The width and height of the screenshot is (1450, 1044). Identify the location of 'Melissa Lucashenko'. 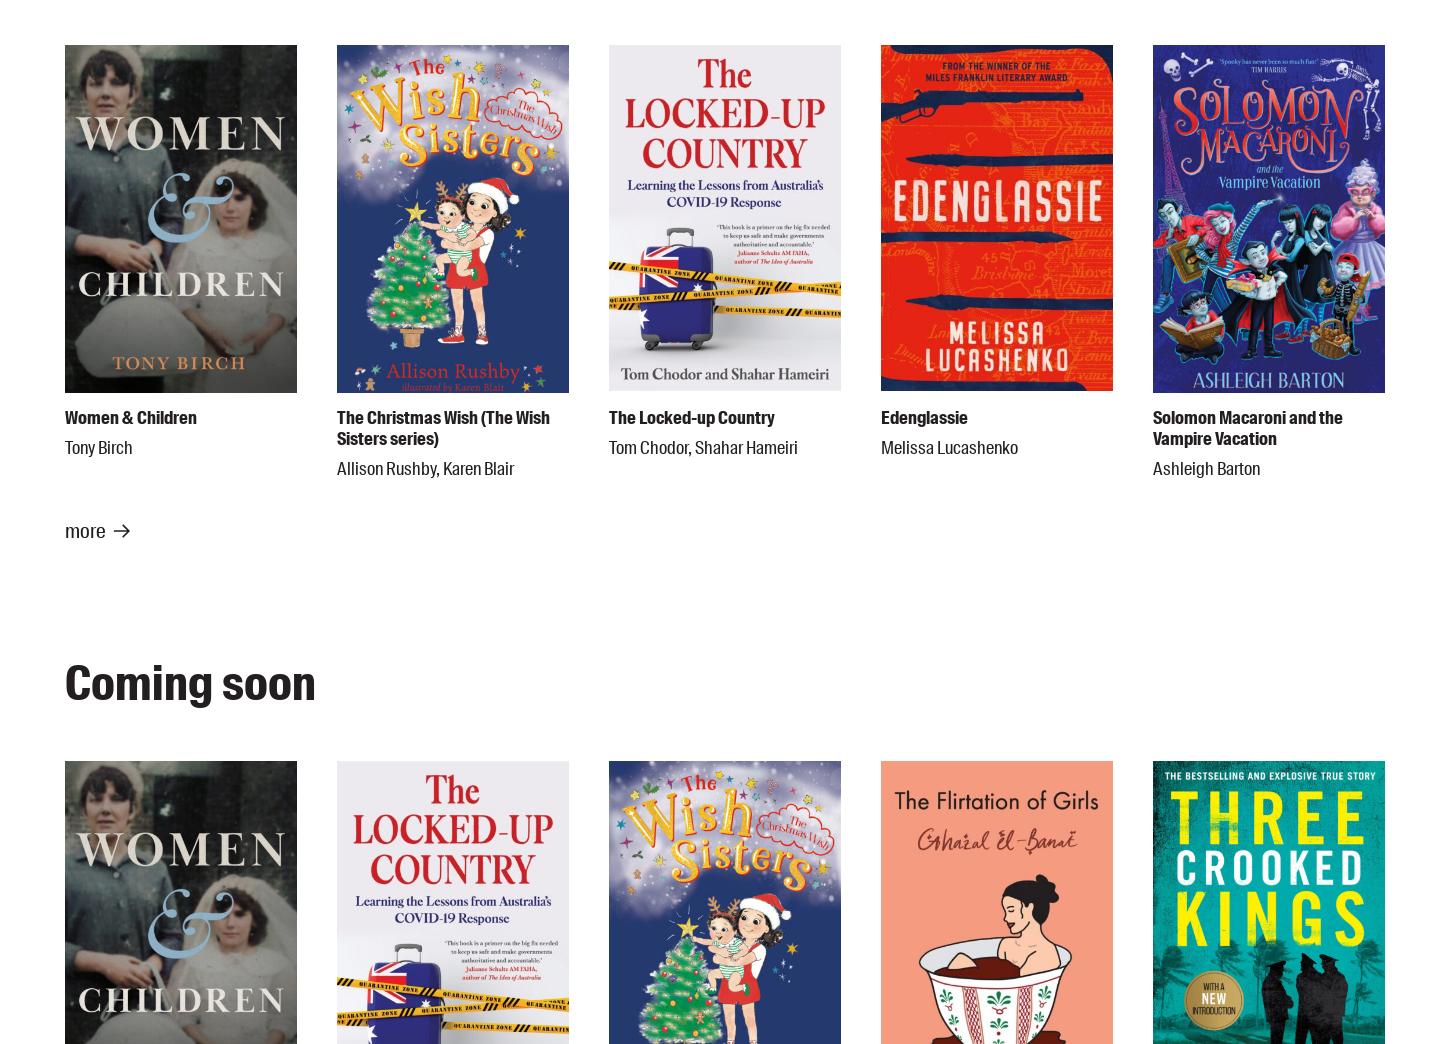
(948, 446).